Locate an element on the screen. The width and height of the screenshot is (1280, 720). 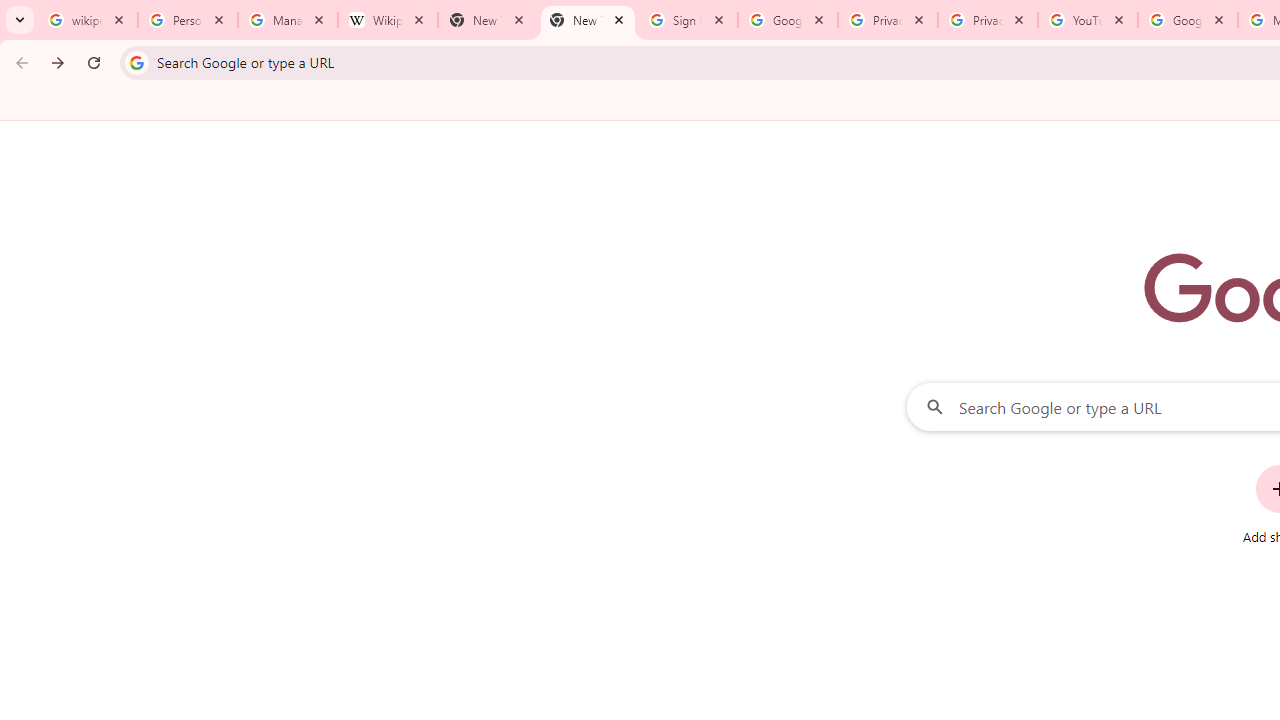
'YouTube' is located at coordinates (1087, 20).